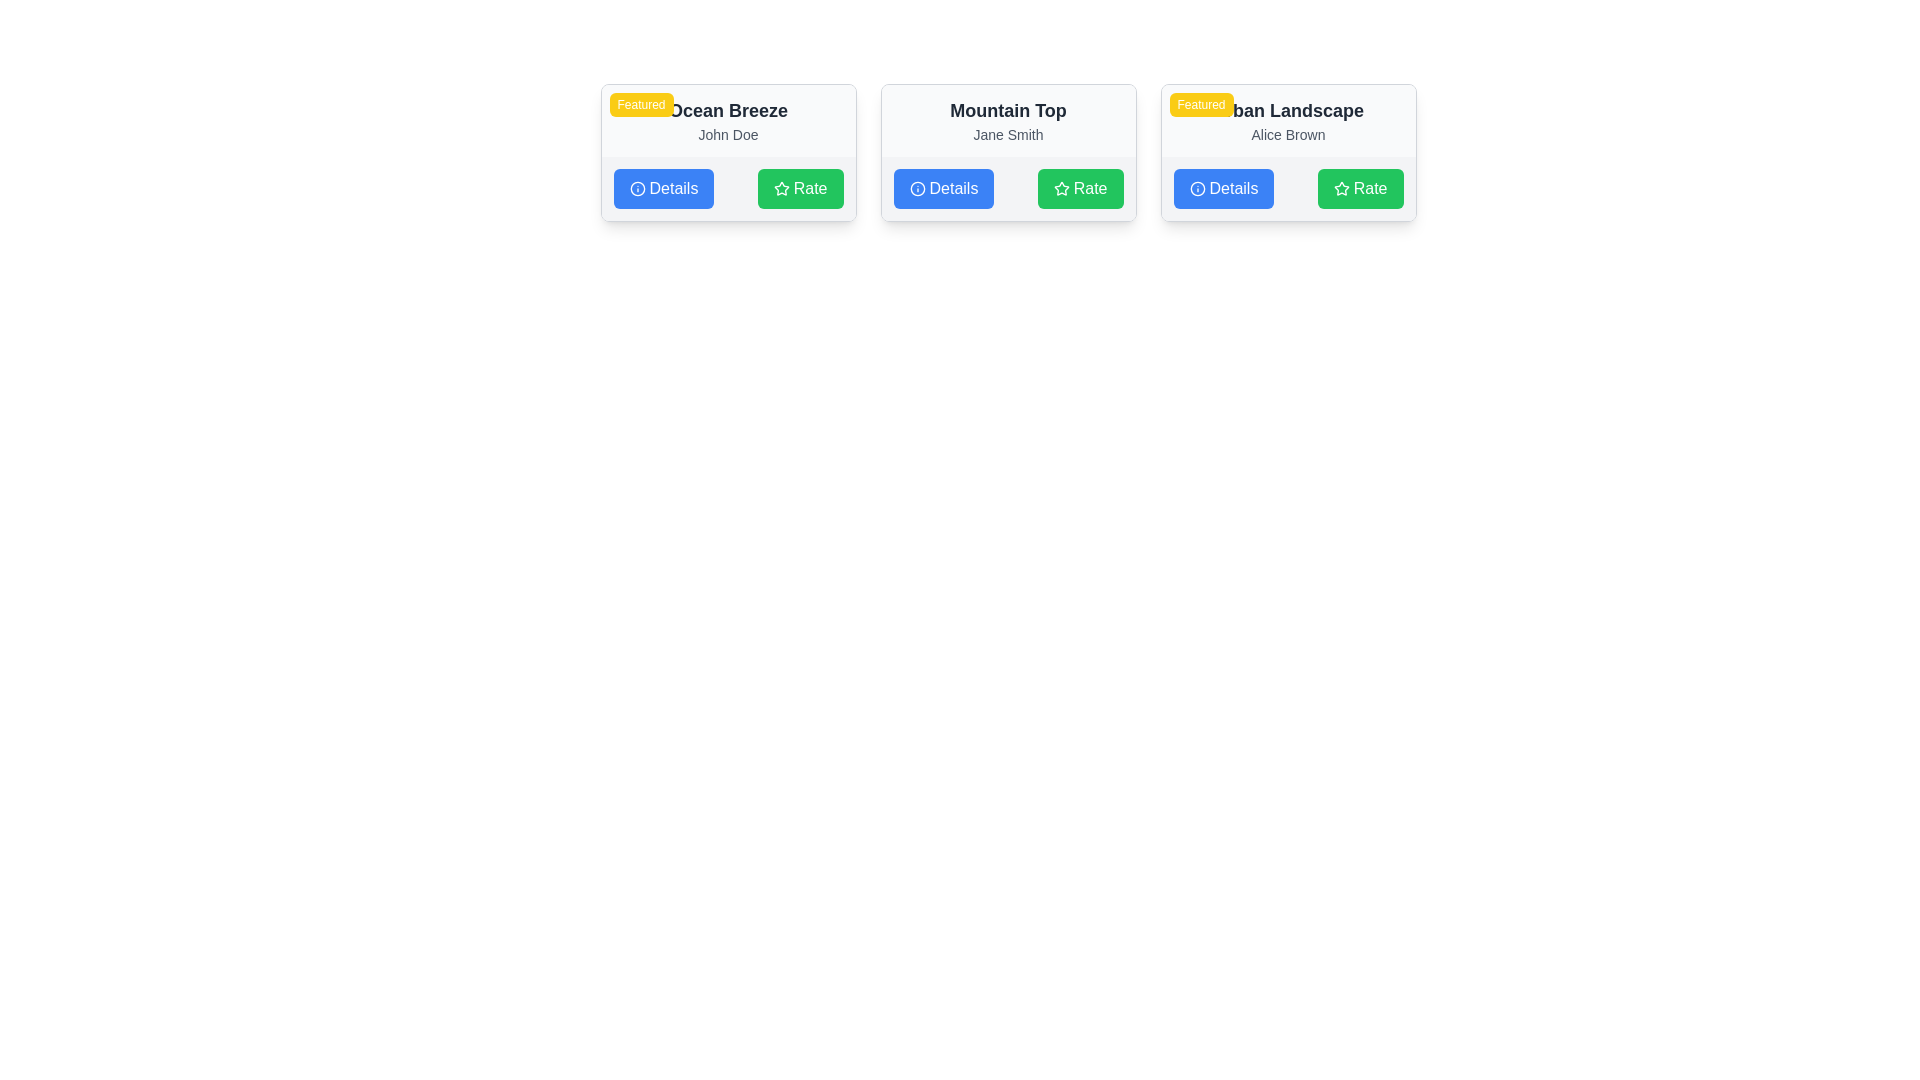 The height and width of the screenshot is (1080, 1920). What do you see at coordinates (1223, 189) in the screenshot?
I see `the button located in the 'Urban Landscape' panel at the bottom left corner` at bounding box center [1223, 189].